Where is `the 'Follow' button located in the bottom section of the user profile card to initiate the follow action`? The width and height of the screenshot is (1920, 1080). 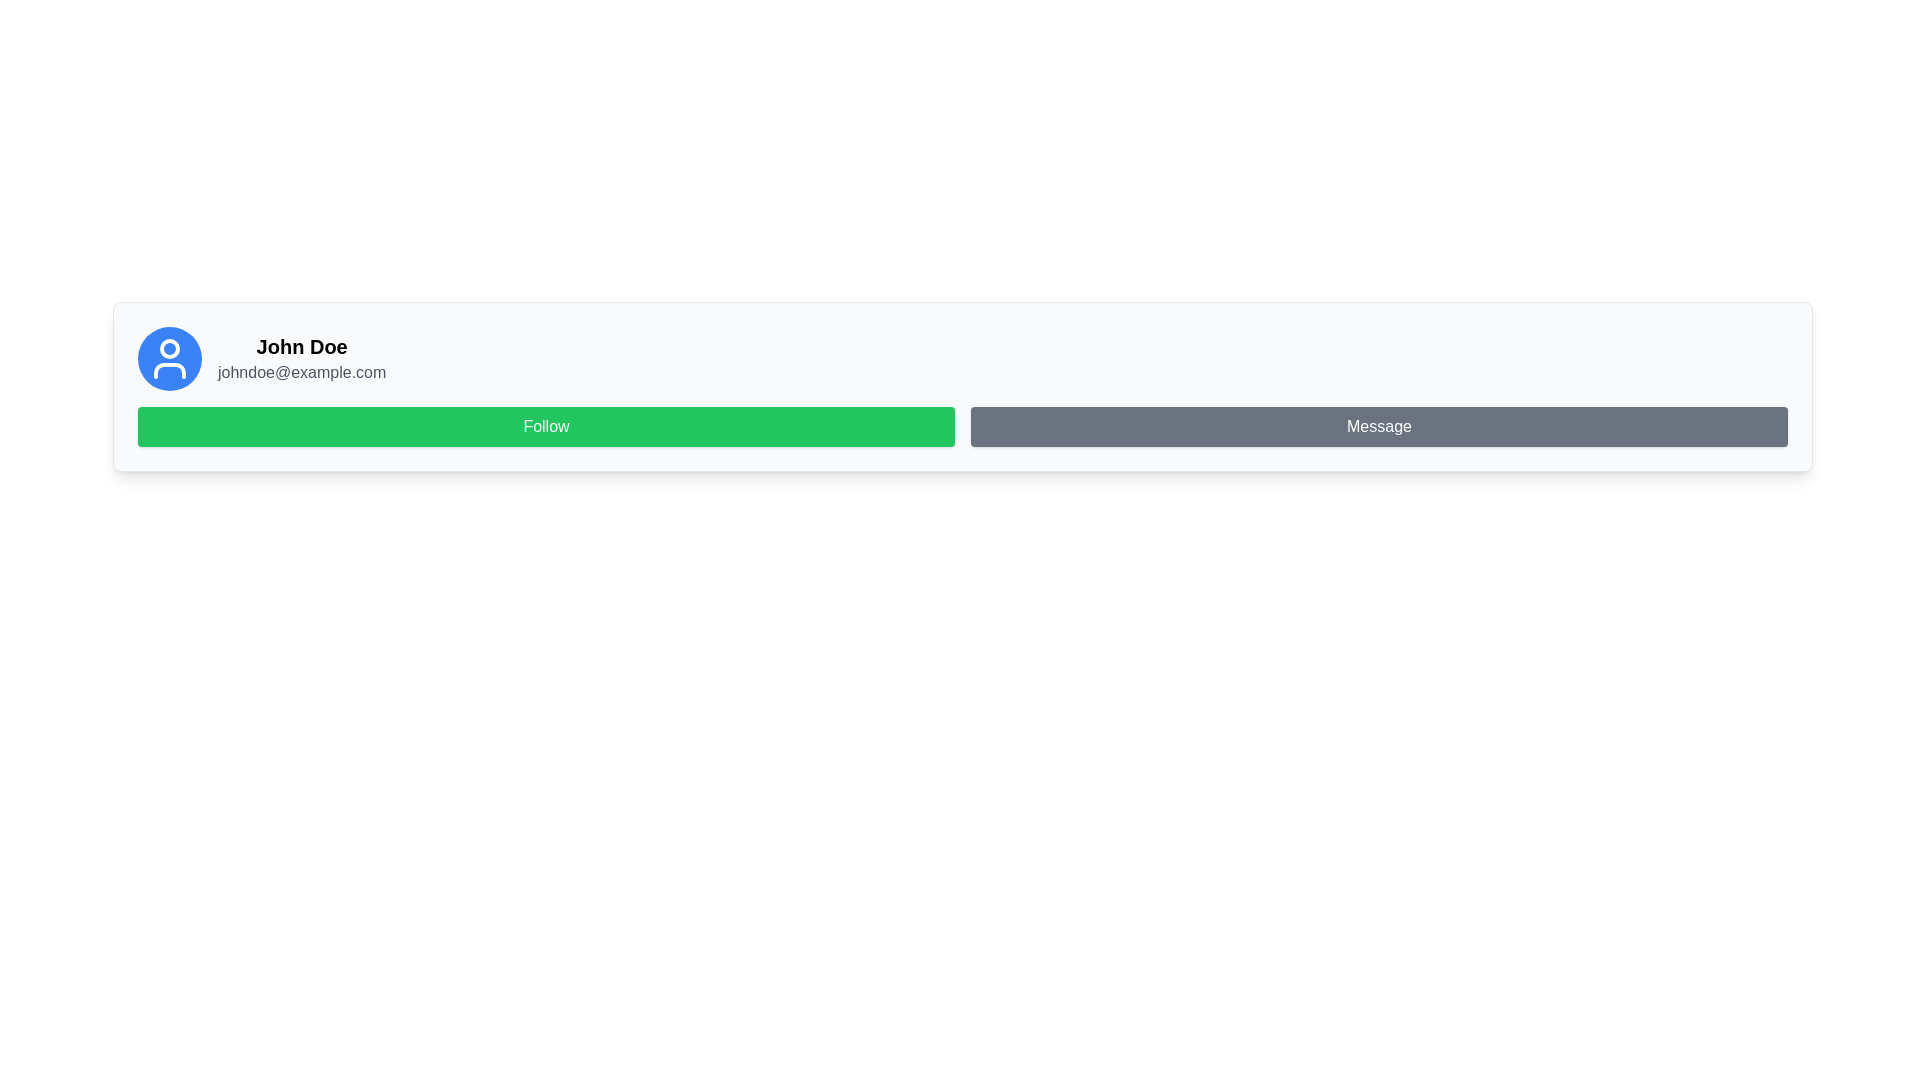
the 'Follow' button located in the bottom section of the user profile card to initiate the follow action is located at coordinates (546, 426).